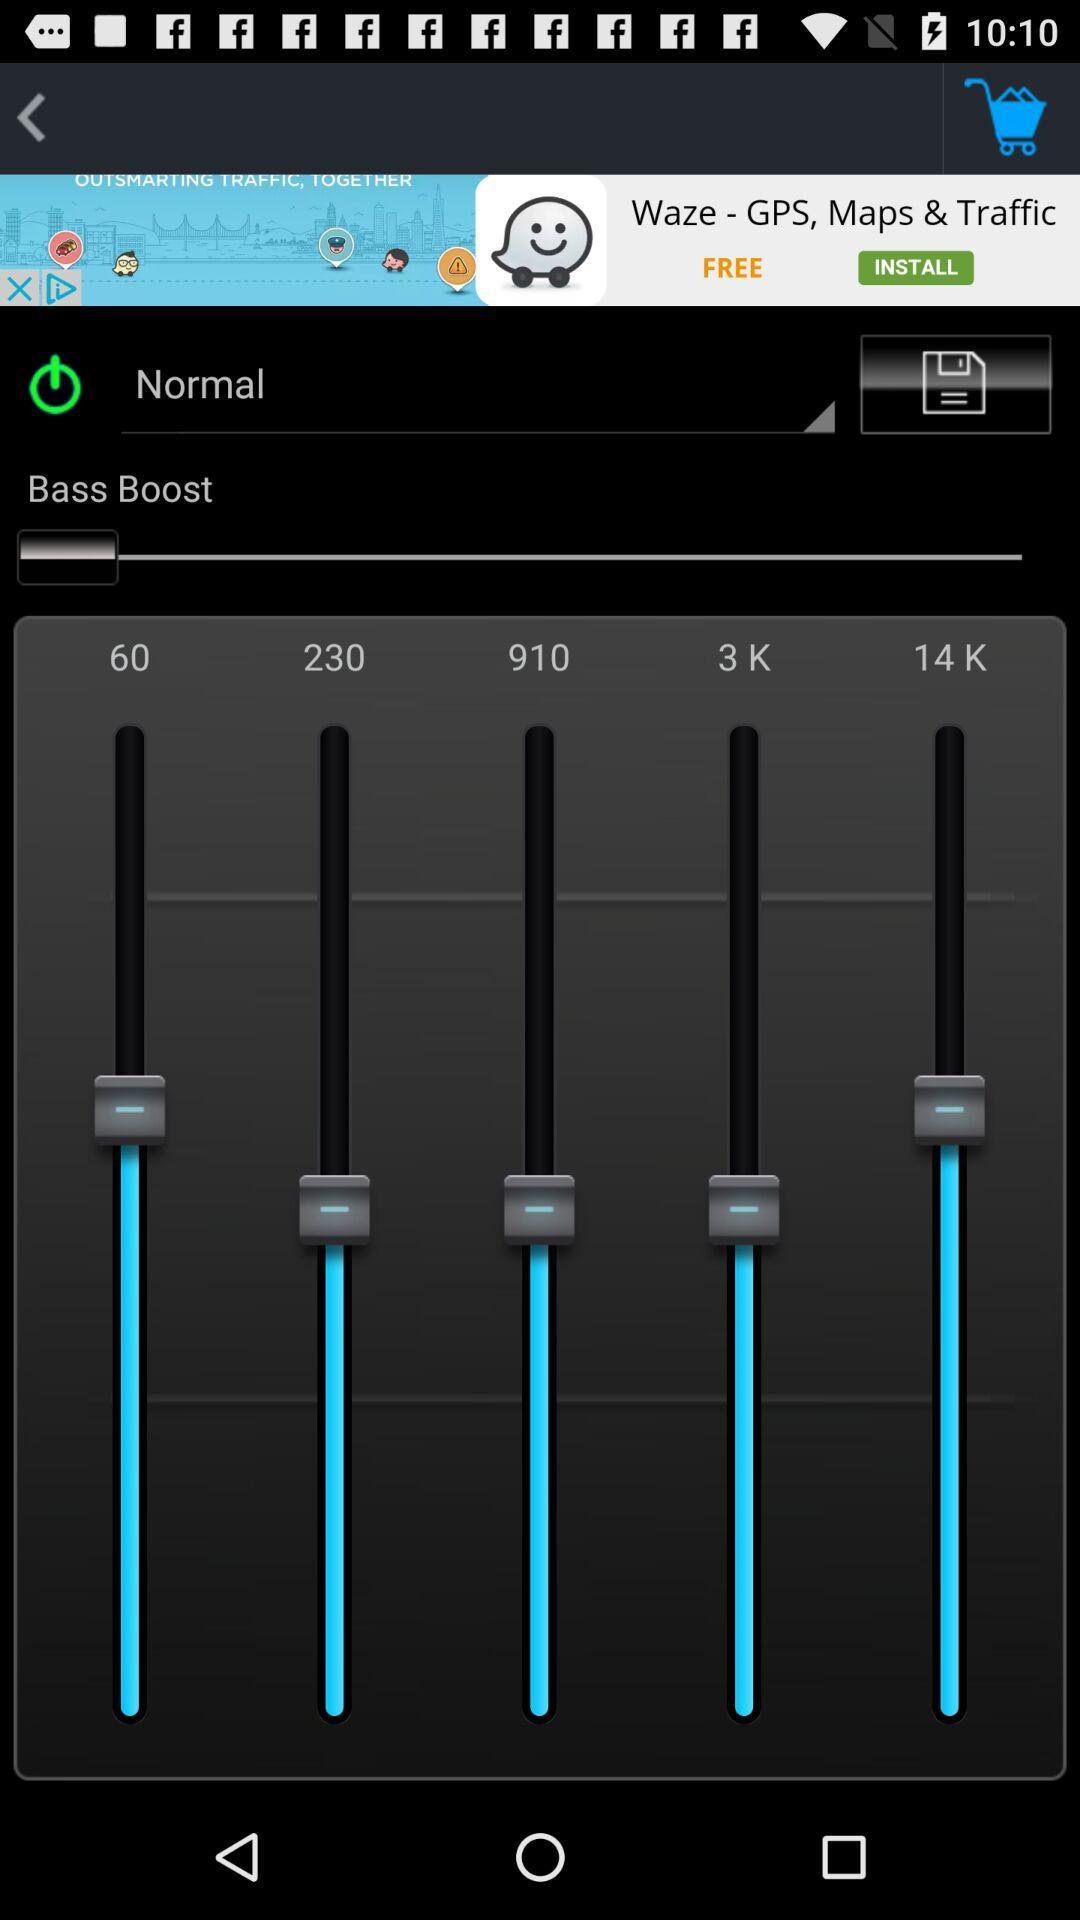  What do you see at coordinates (61, 384) in the screenshot?
I see `turn off equalizer` at bounding box center [61, 384].